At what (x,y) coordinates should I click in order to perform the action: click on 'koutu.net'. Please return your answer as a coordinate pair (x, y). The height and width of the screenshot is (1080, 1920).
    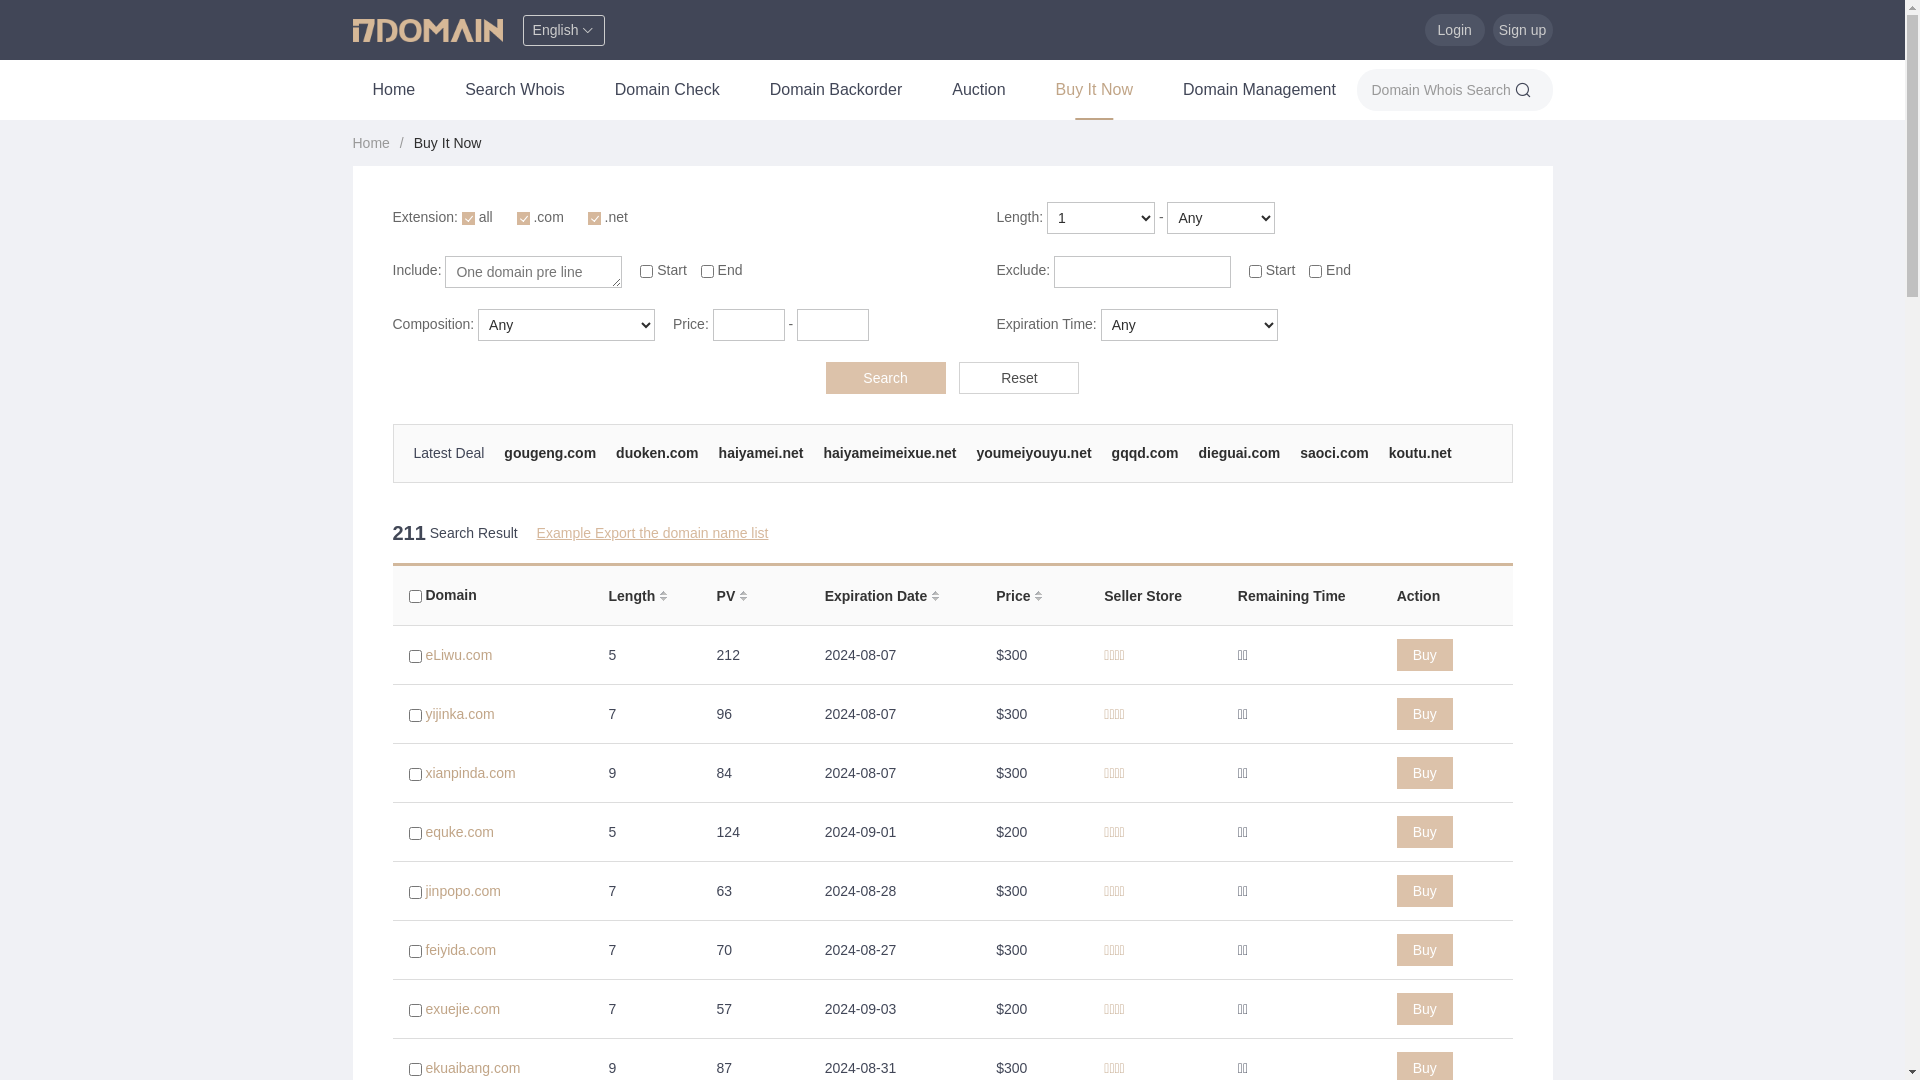
    Looking at the image, I should click on (1387, 452).